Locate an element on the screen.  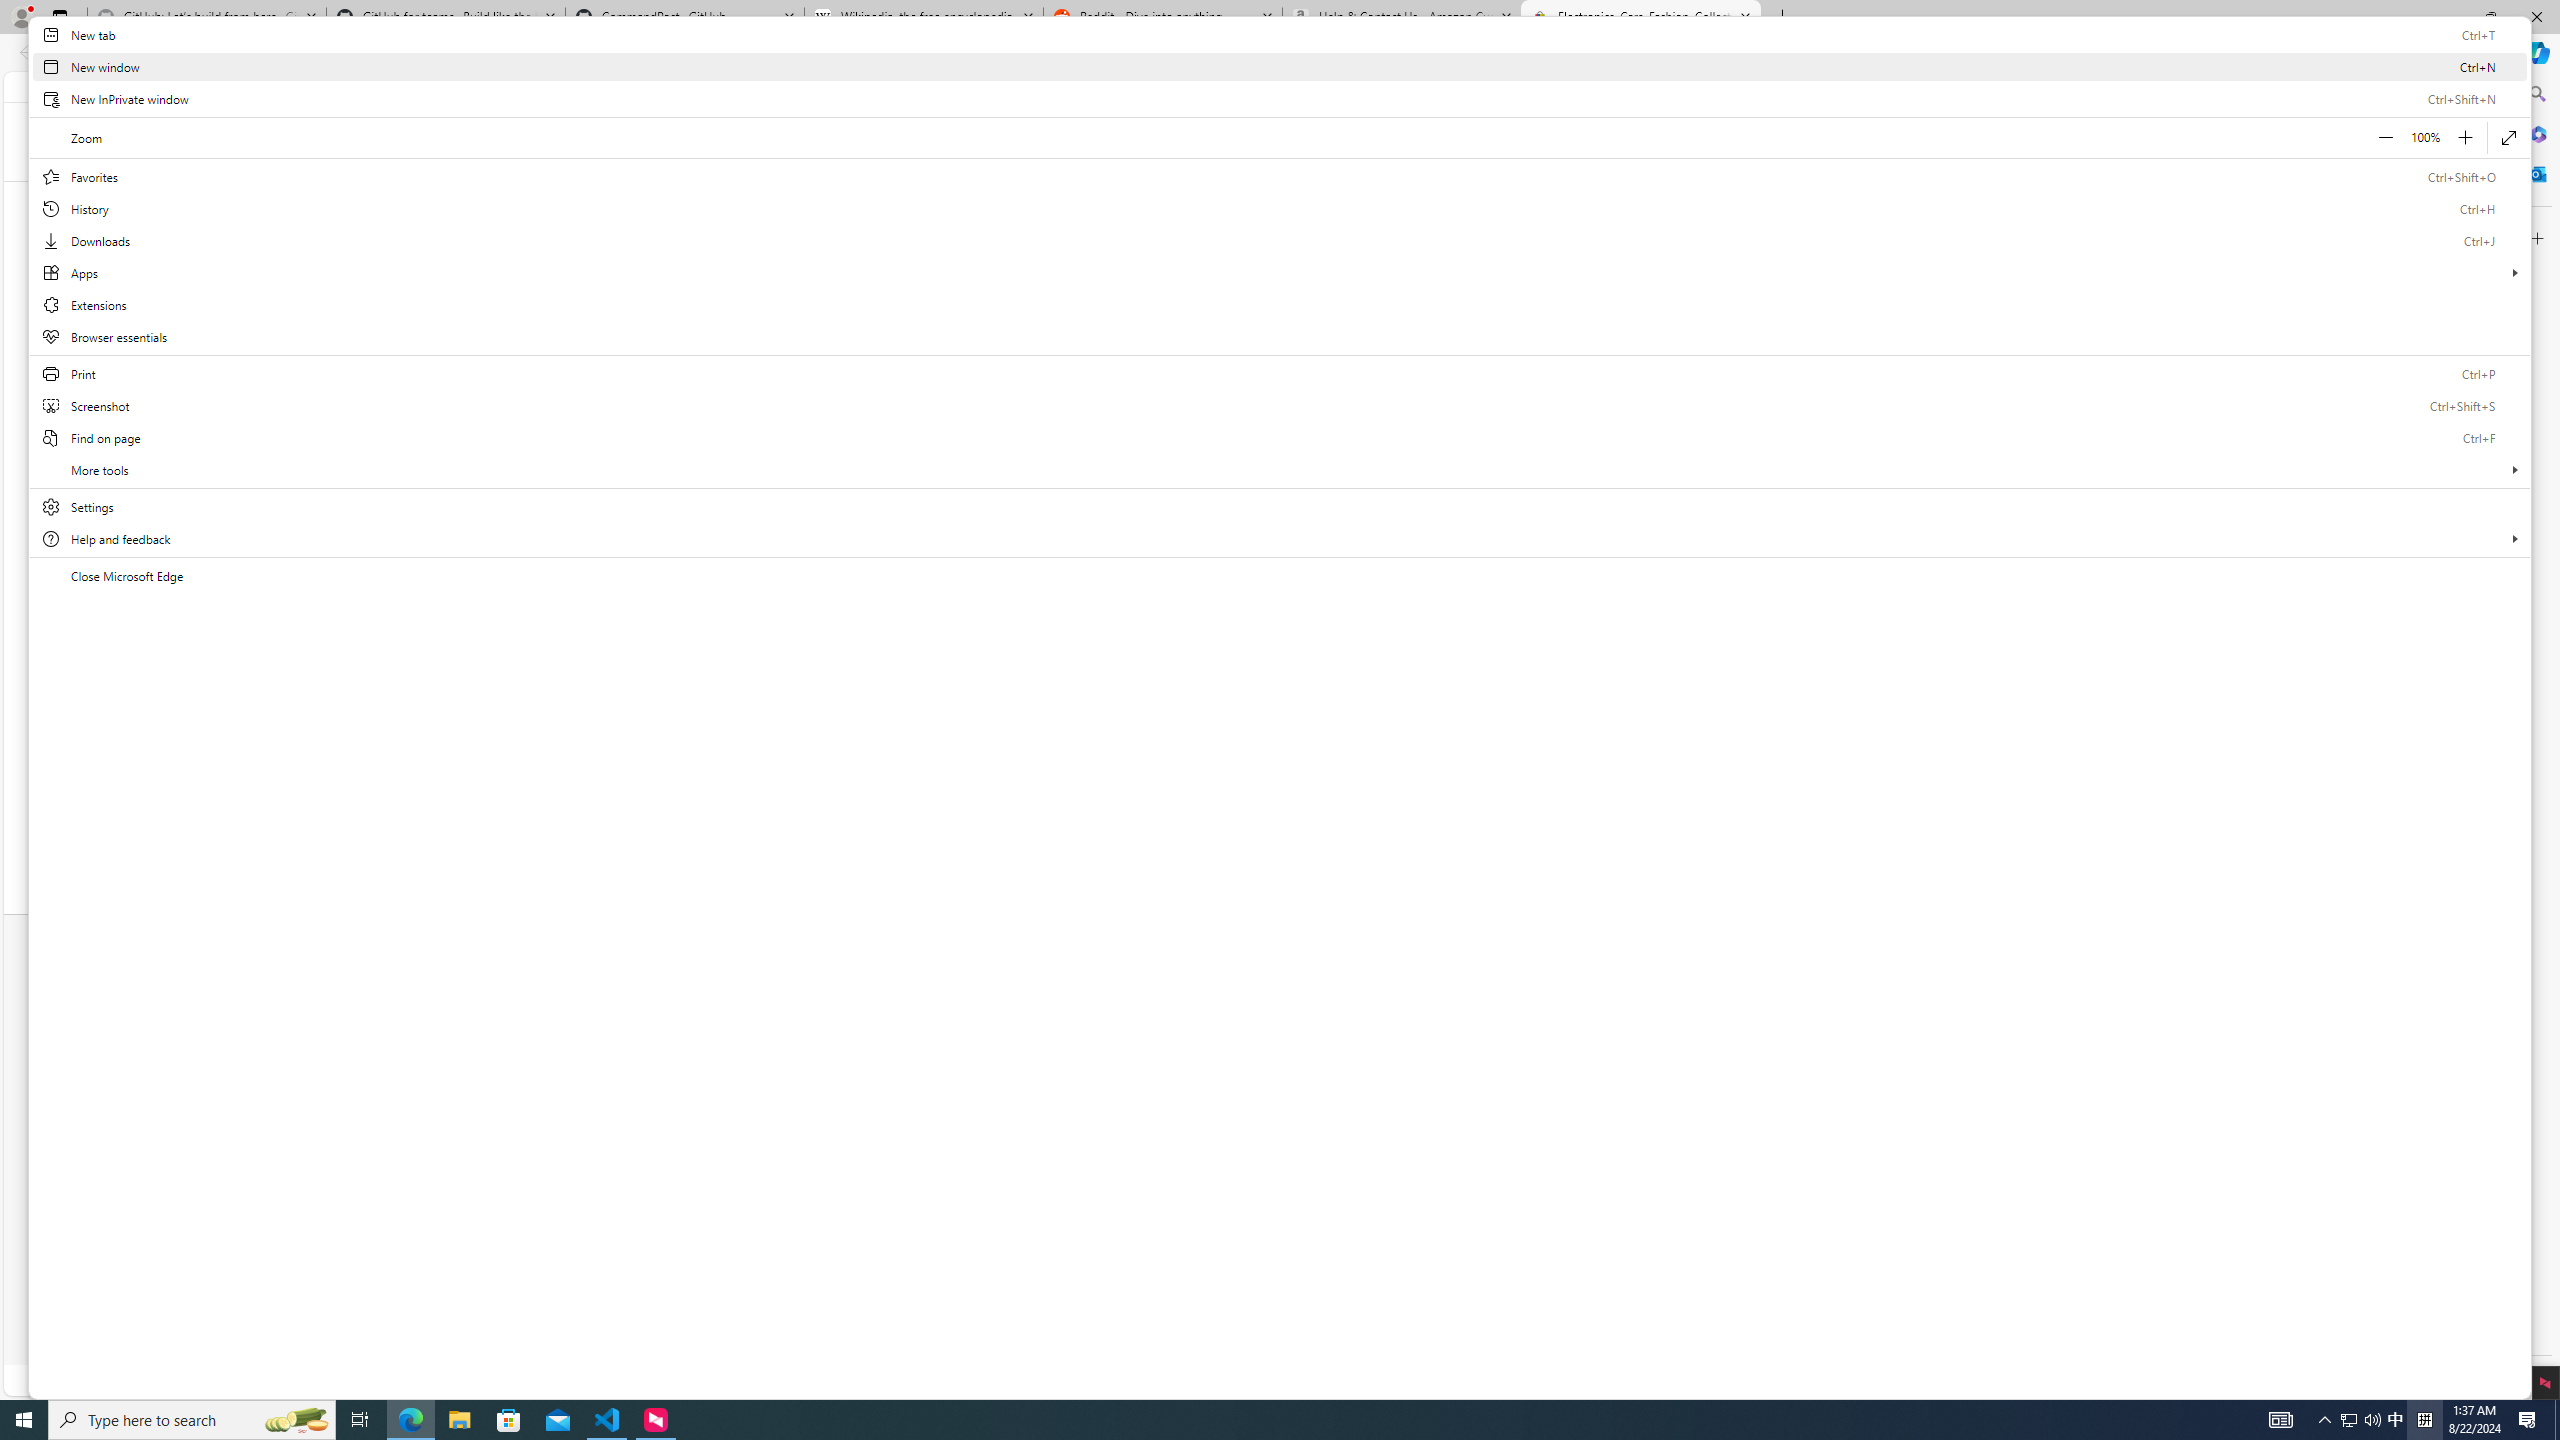
'Reddit - Dive into anything' is located at coordinates (1161, 16).